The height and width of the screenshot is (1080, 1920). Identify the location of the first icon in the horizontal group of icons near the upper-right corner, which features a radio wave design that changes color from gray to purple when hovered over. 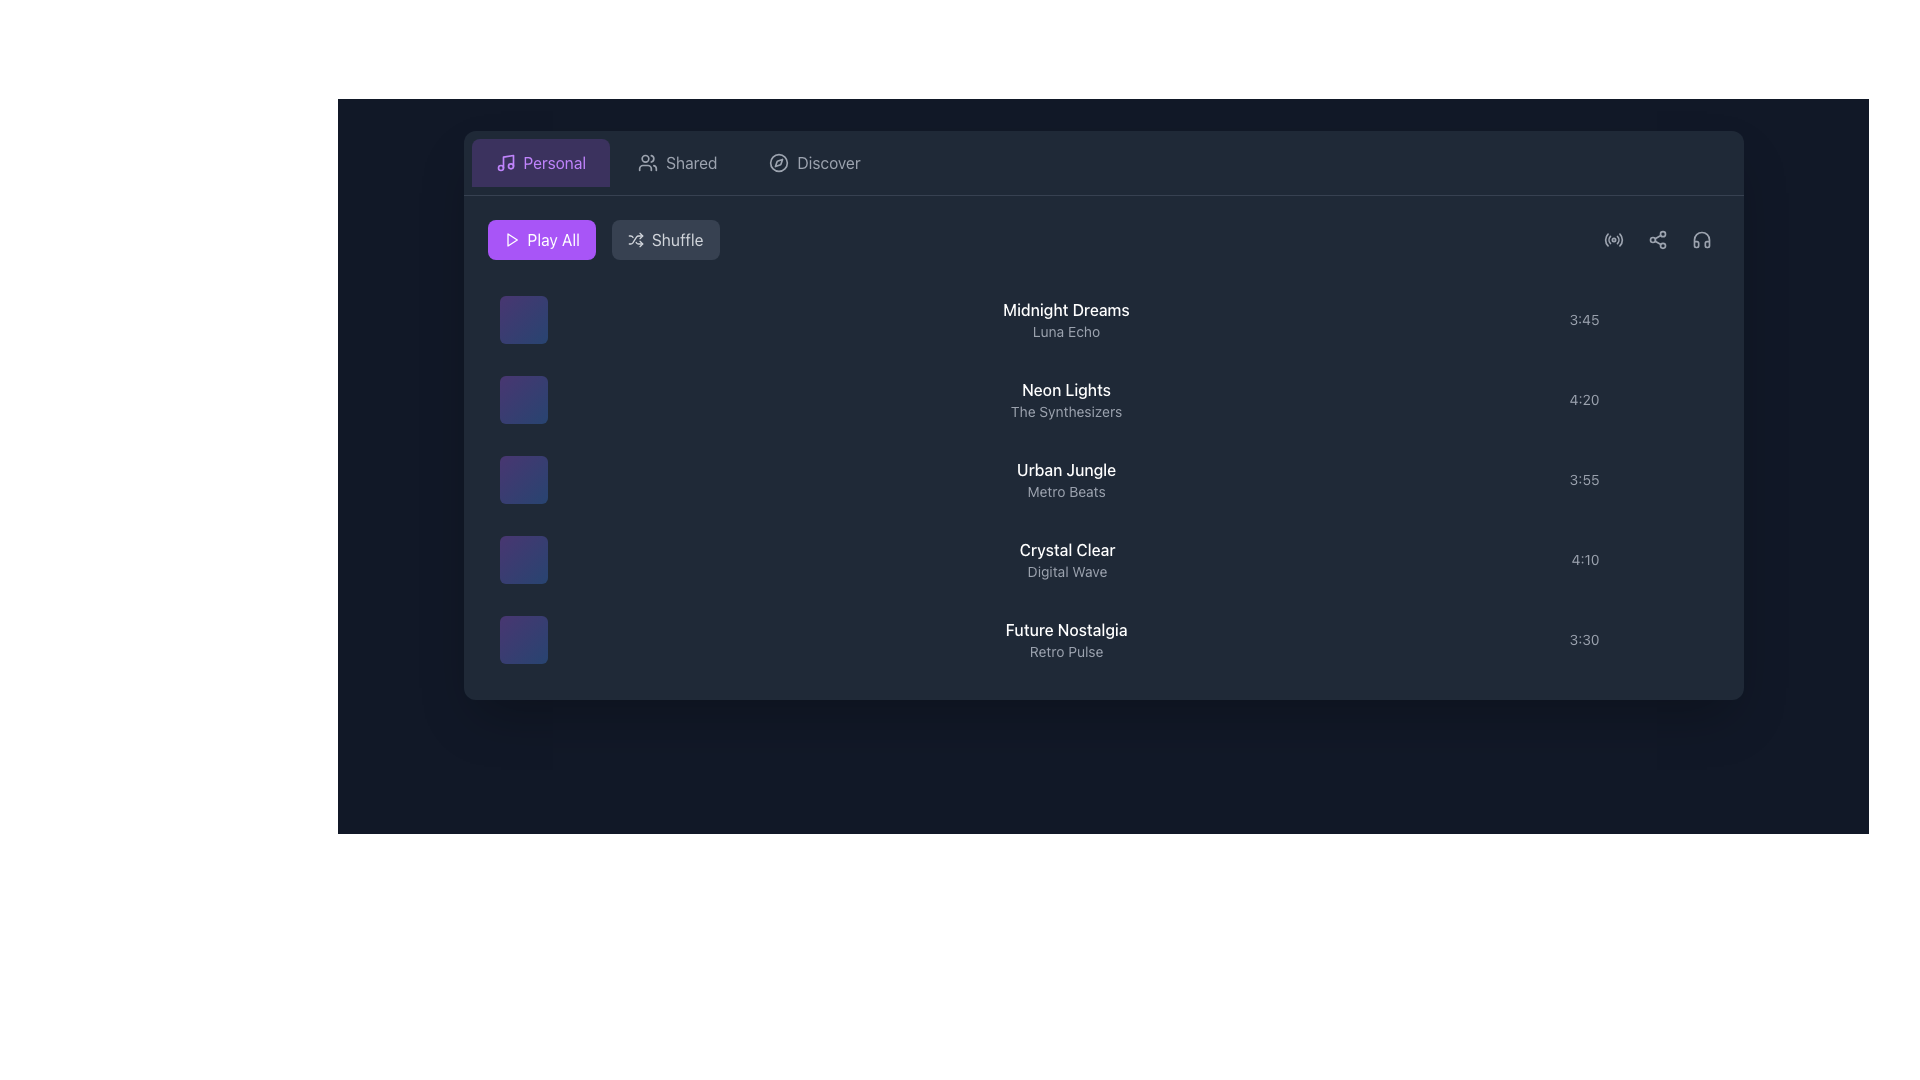
(1613, 238).